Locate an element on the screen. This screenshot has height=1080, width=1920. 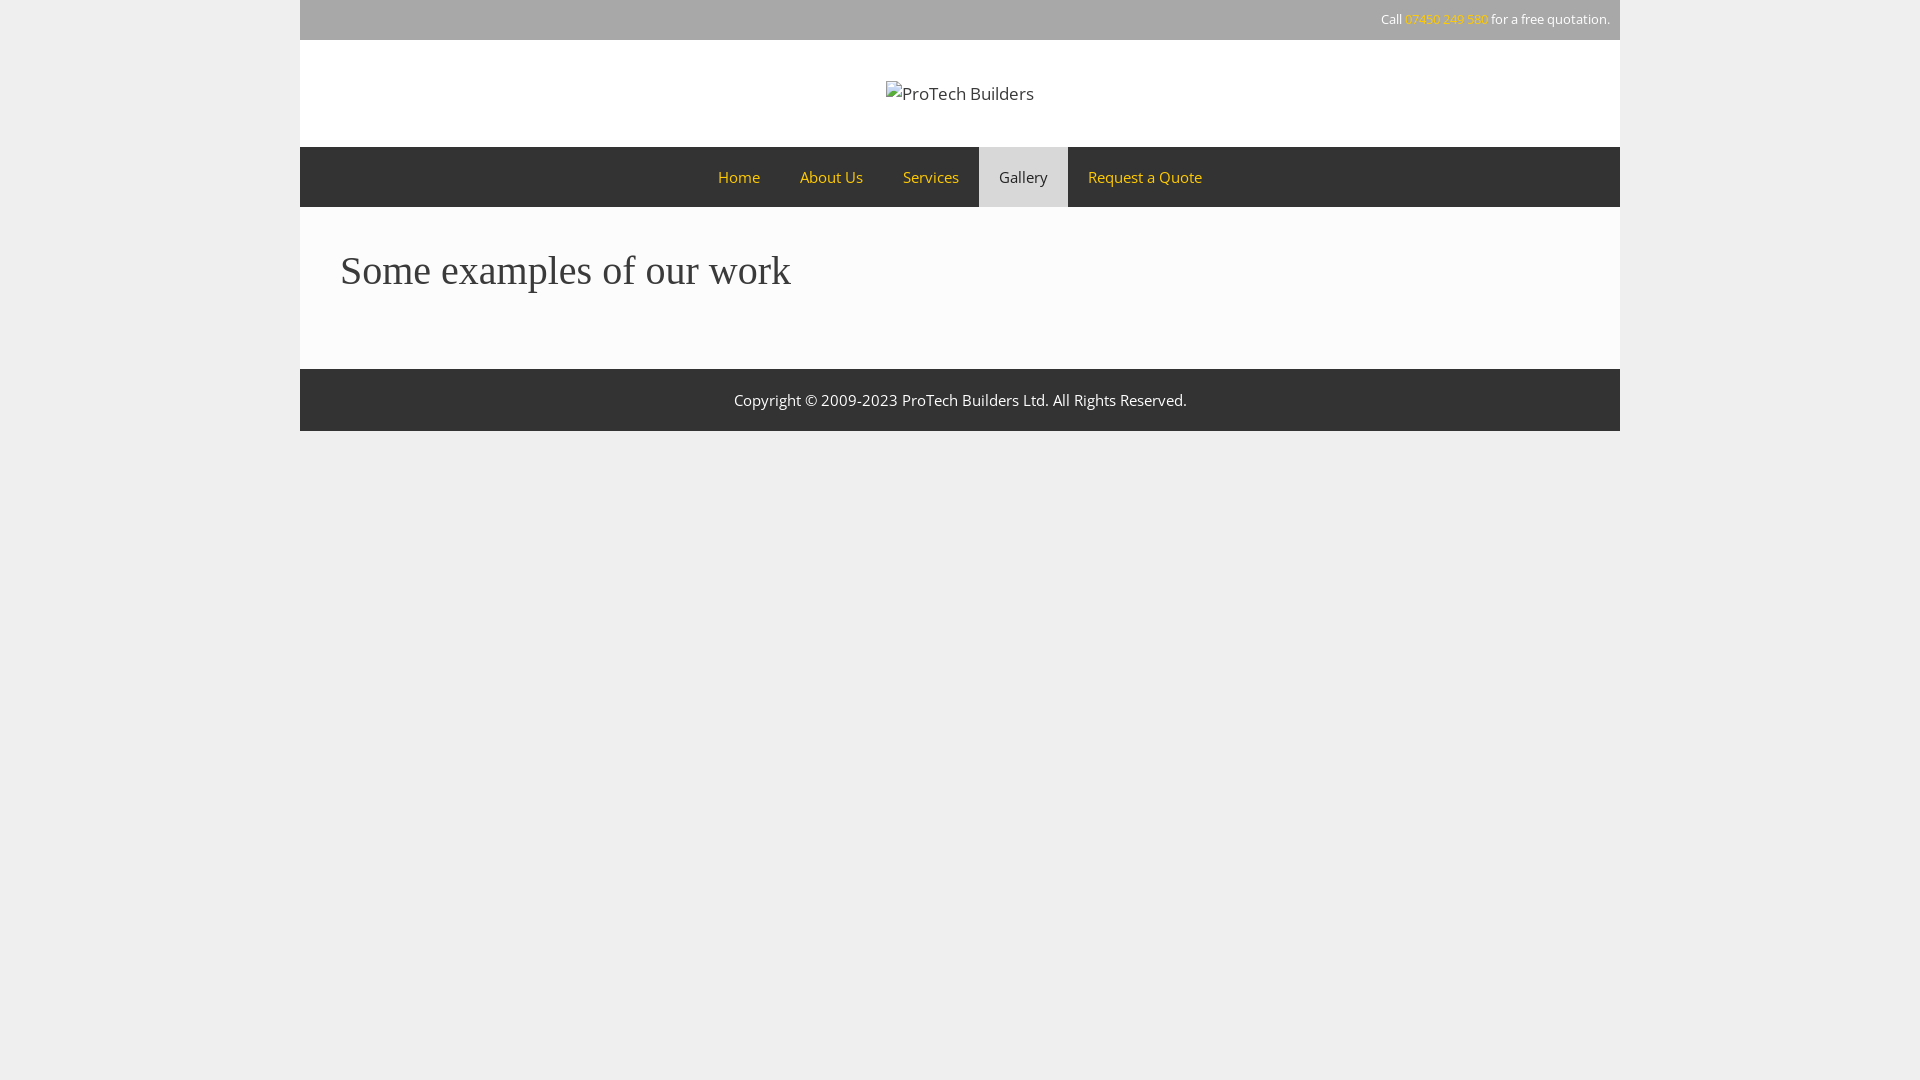
'Services' is located at coordinates (882, 176).